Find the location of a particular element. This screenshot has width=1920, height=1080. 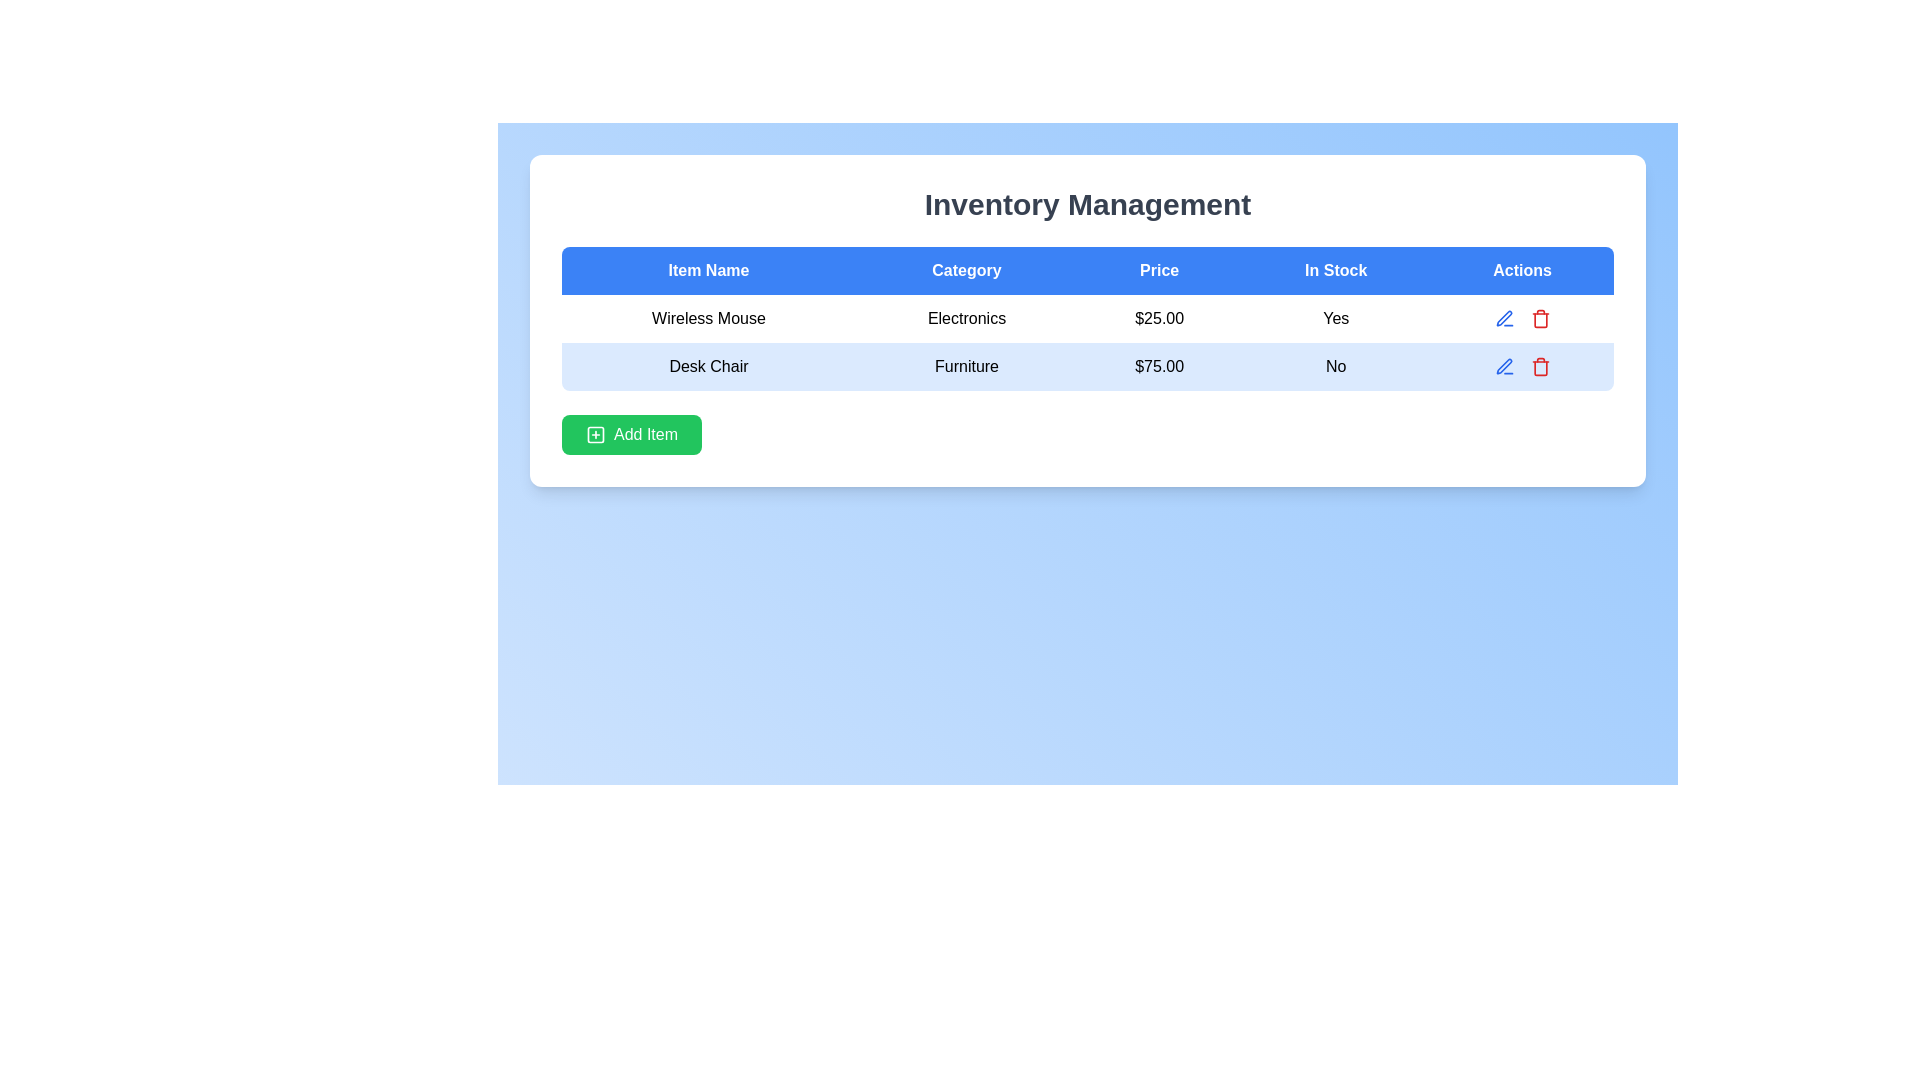

price value displayed for the 'Desk Chair' item in the inventory table, located in the third column of the second row is located at coordinates (1159, 366).